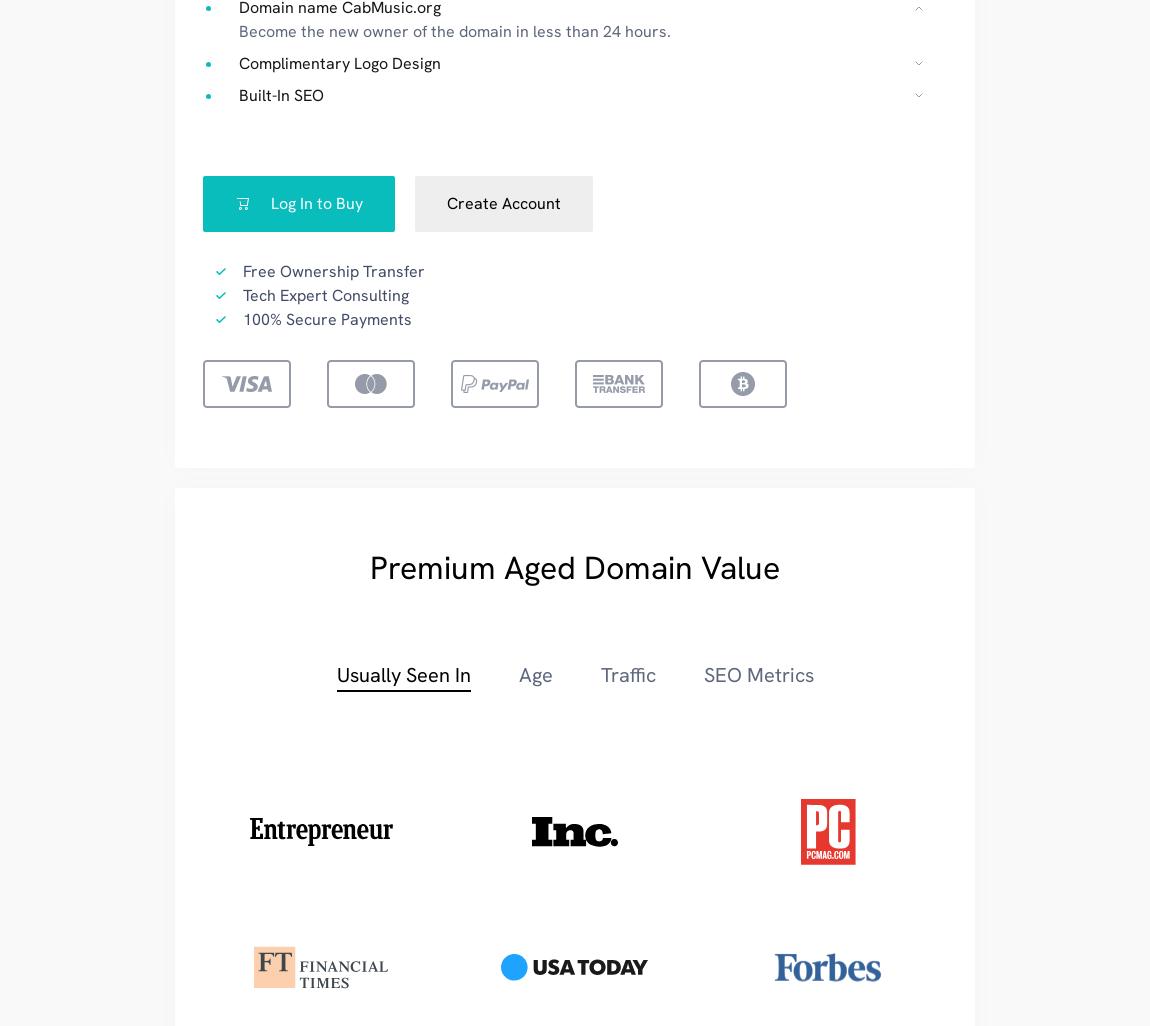  What do you see at coordinates (340, 62) in the screenshot?
I see `'Complimentary Logo Design'` at bounding box center [340, 62].